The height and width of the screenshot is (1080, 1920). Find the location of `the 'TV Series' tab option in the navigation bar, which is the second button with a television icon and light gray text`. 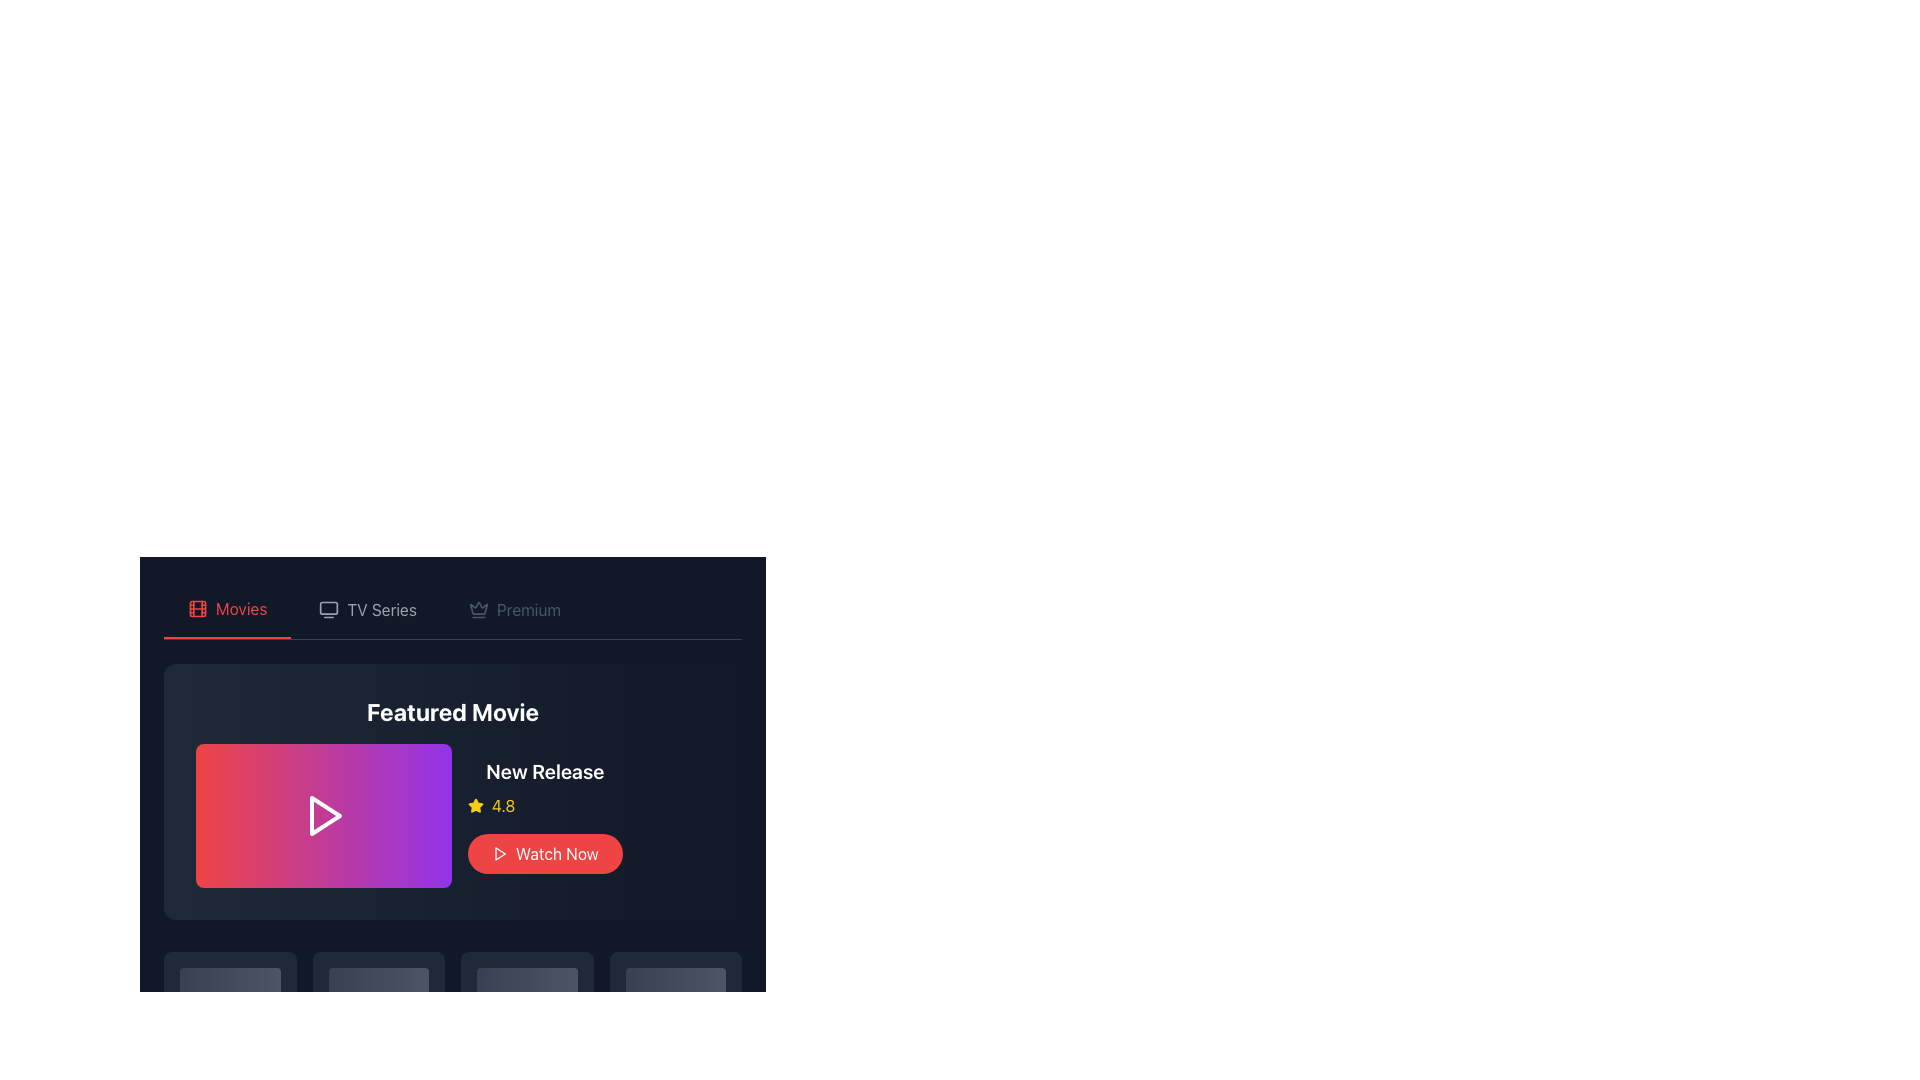

the 'TV Series' tab option in the navigation bar, which is the second button with a television icon and light gray text is located at coordinates (368, 608).